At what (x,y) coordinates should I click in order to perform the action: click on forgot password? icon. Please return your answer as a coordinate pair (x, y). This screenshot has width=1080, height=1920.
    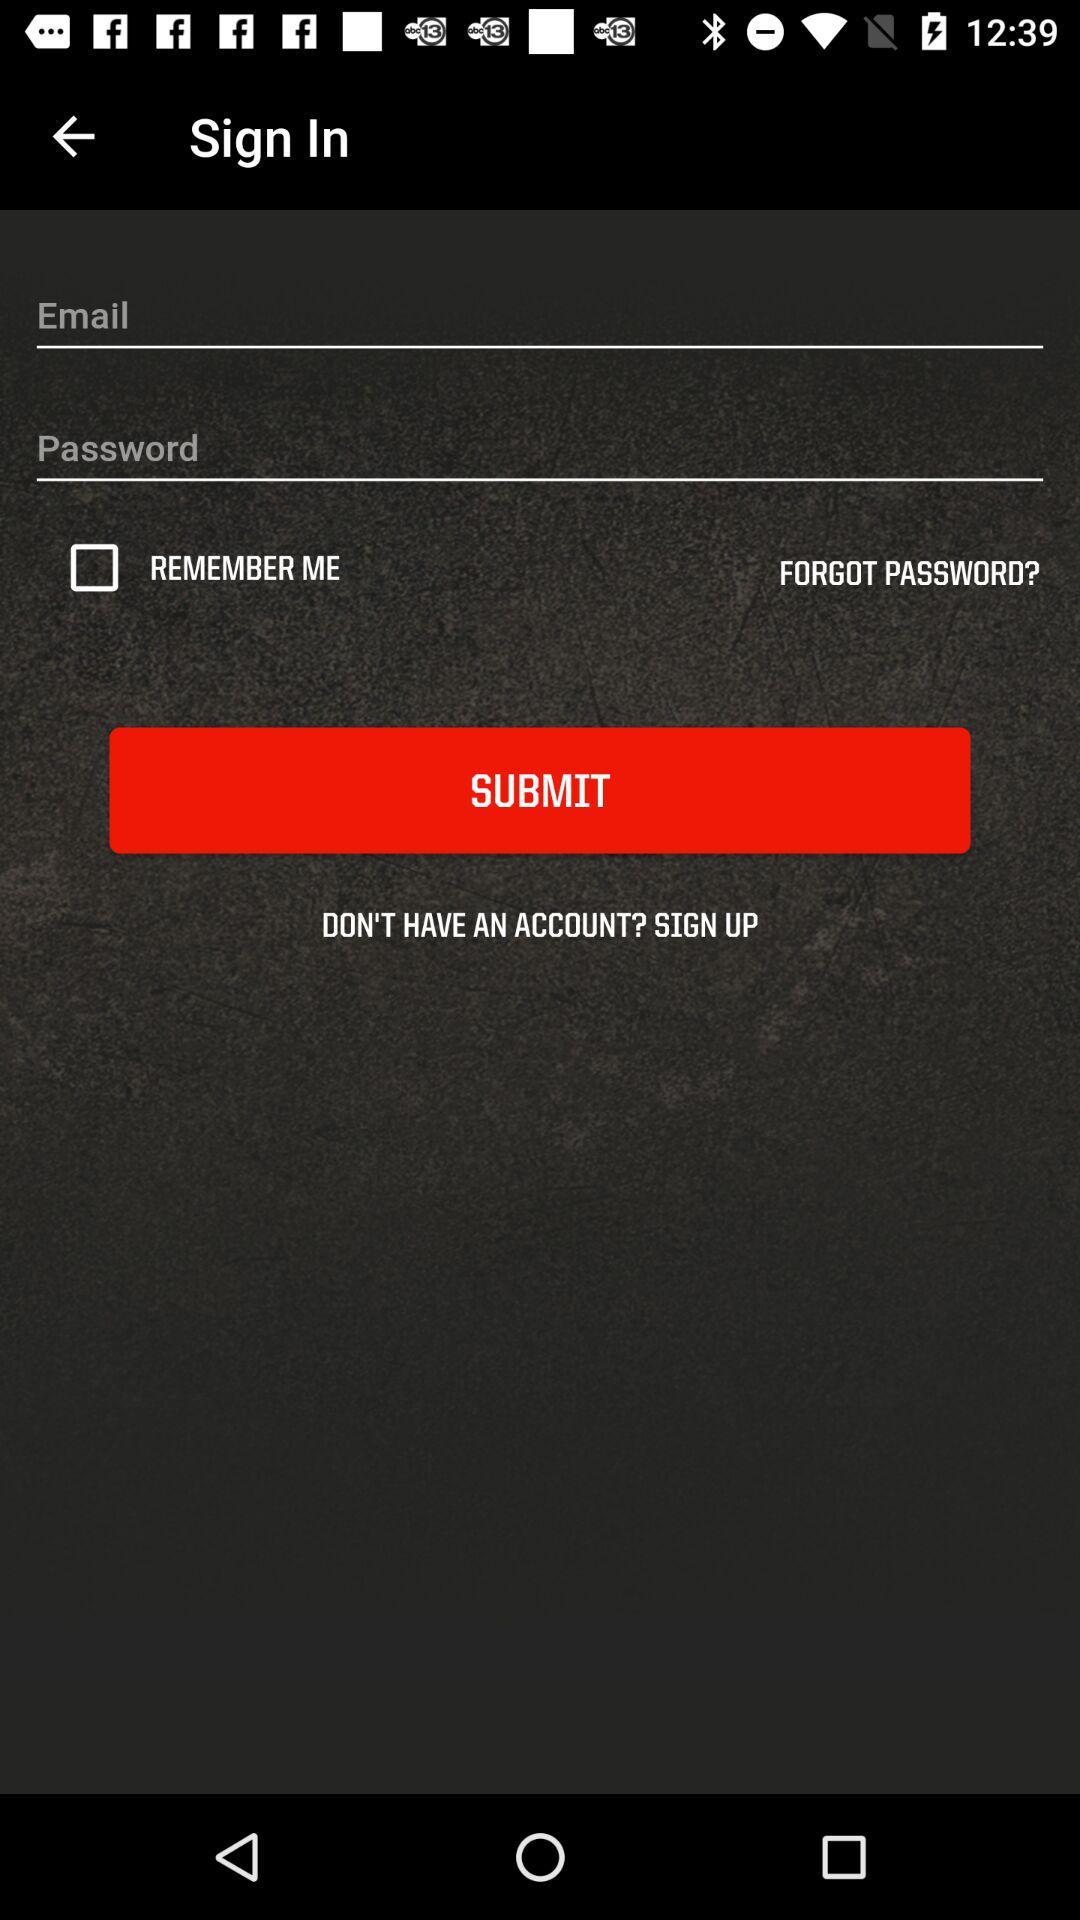
    Looking at the image, I should click on (909, 579).